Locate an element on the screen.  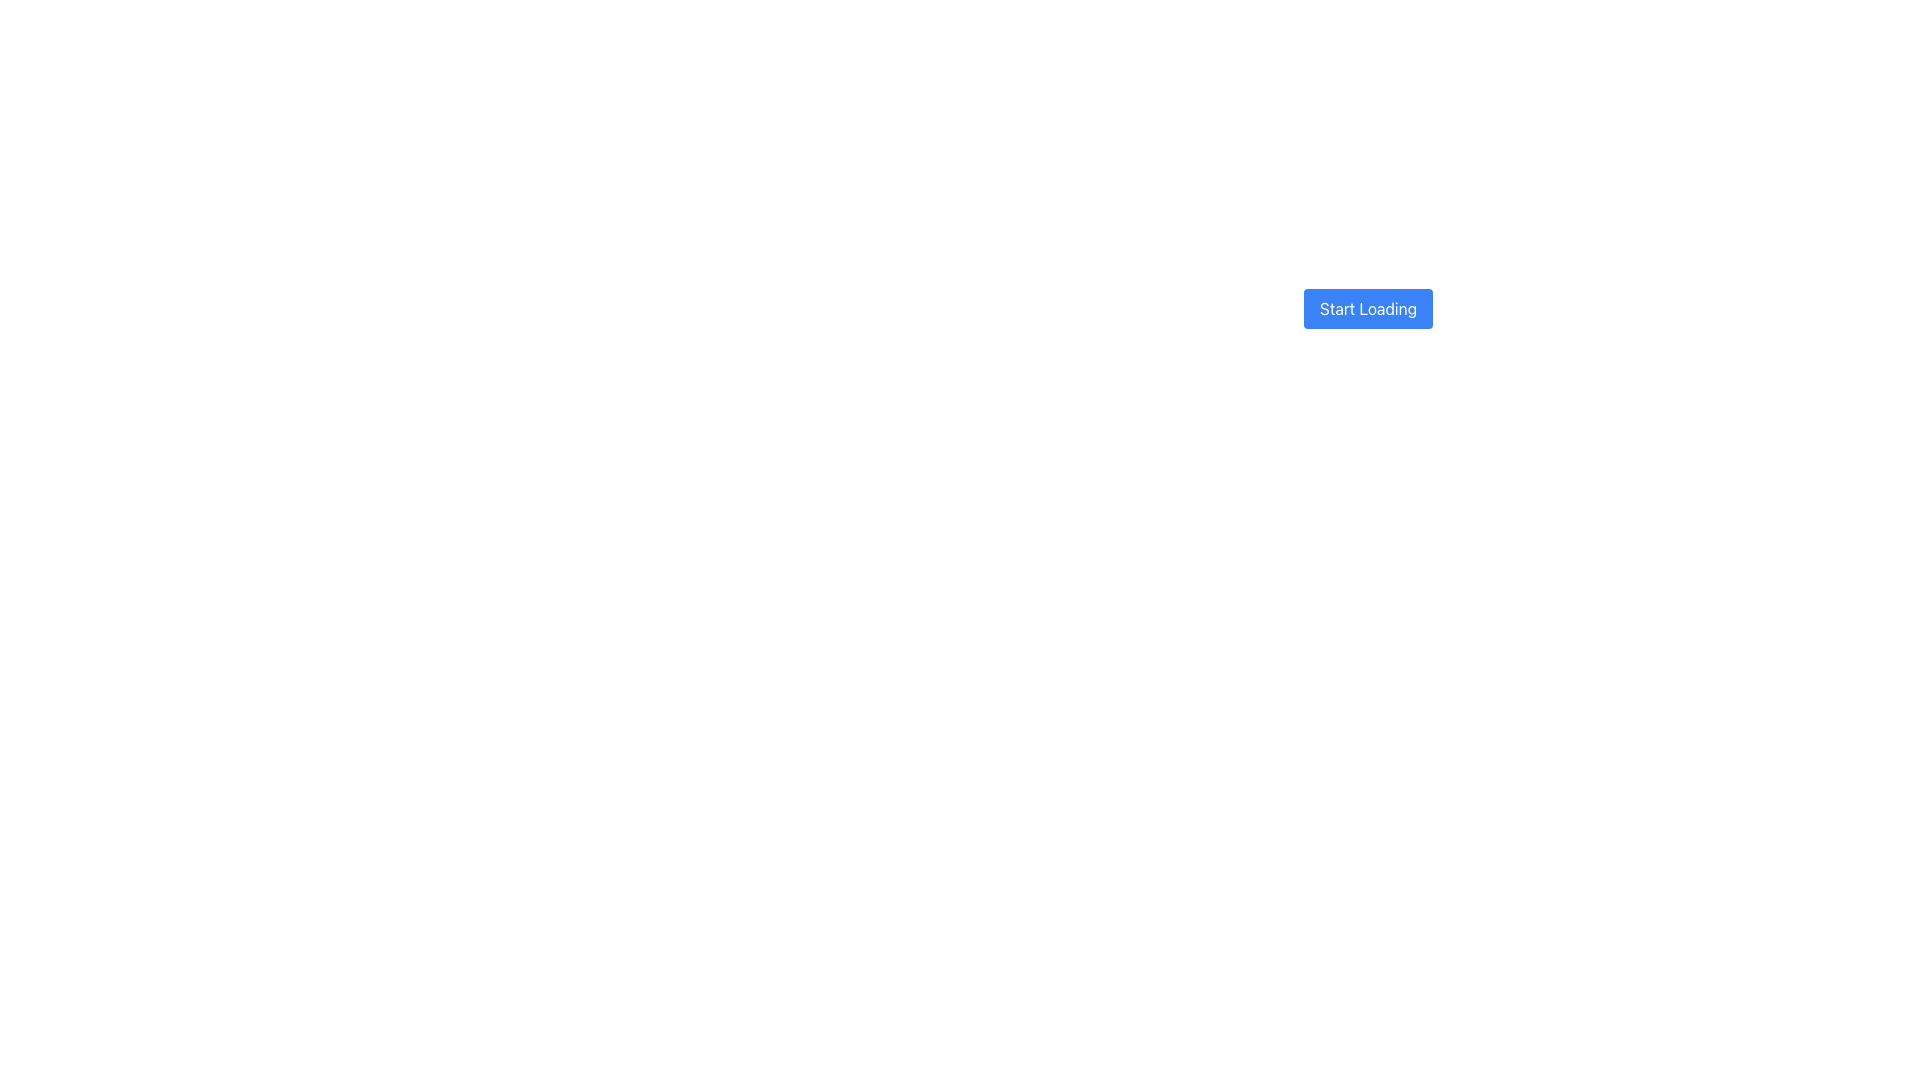
the button that initiates the loading process to observe the scaling effect is located at coordinates (1367, 308).